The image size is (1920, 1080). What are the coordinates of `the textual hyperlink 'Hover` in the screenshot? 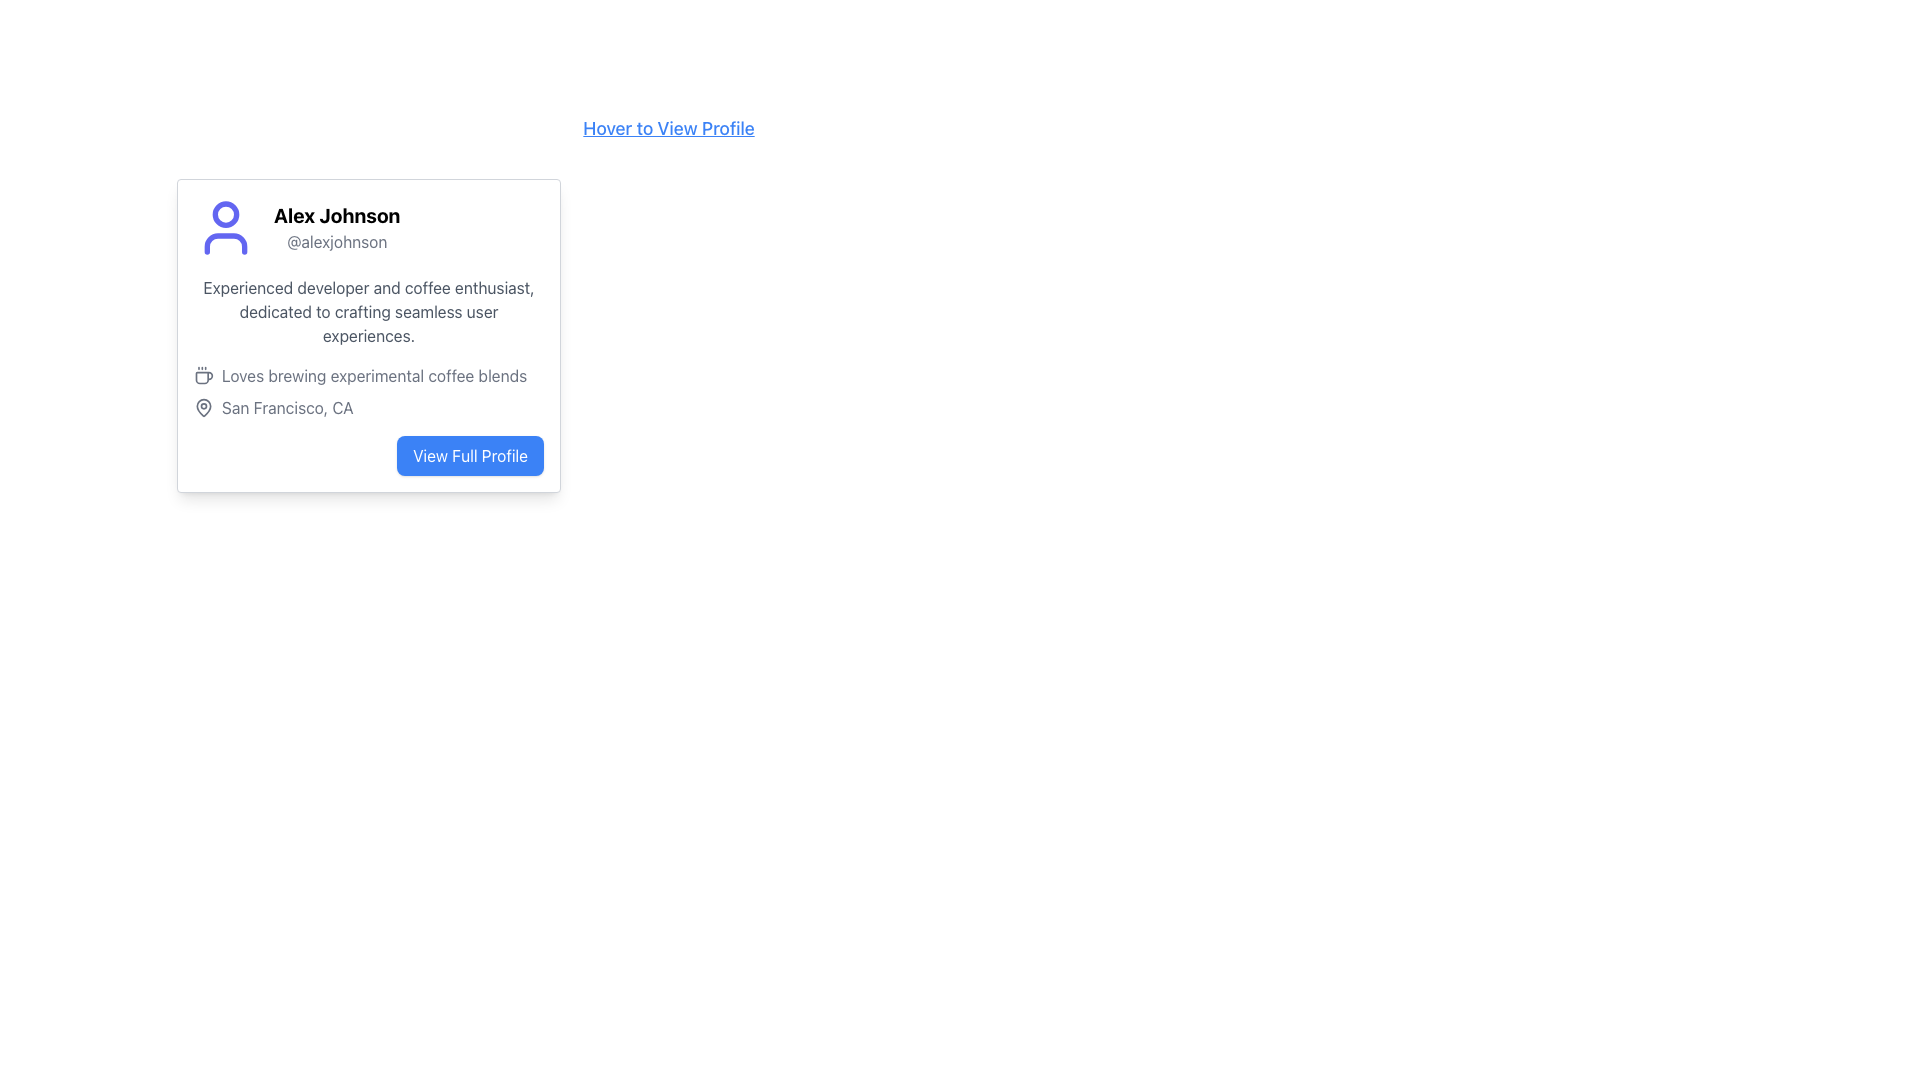 It's located at (668, 128).